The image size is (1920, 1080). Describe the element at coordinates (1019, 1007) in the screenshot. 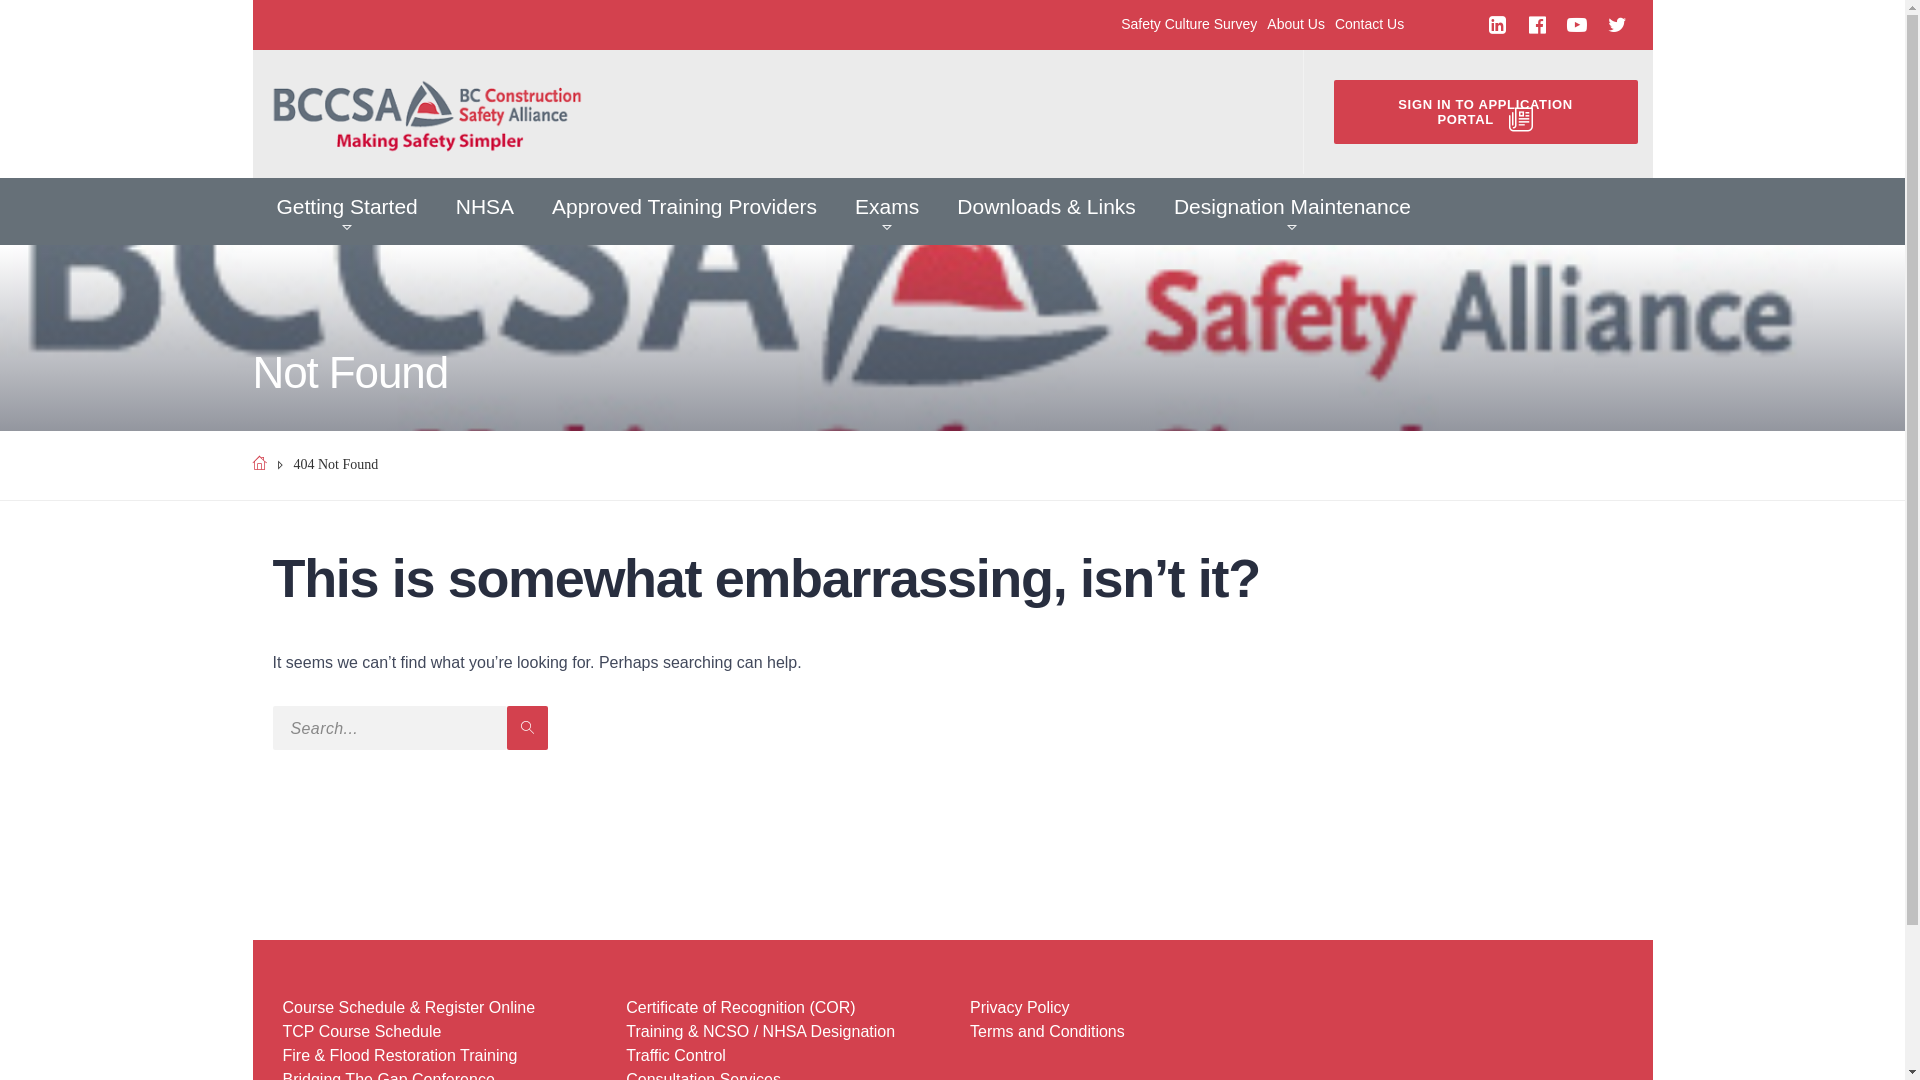

I see `'Privacy Policy'` at that location.